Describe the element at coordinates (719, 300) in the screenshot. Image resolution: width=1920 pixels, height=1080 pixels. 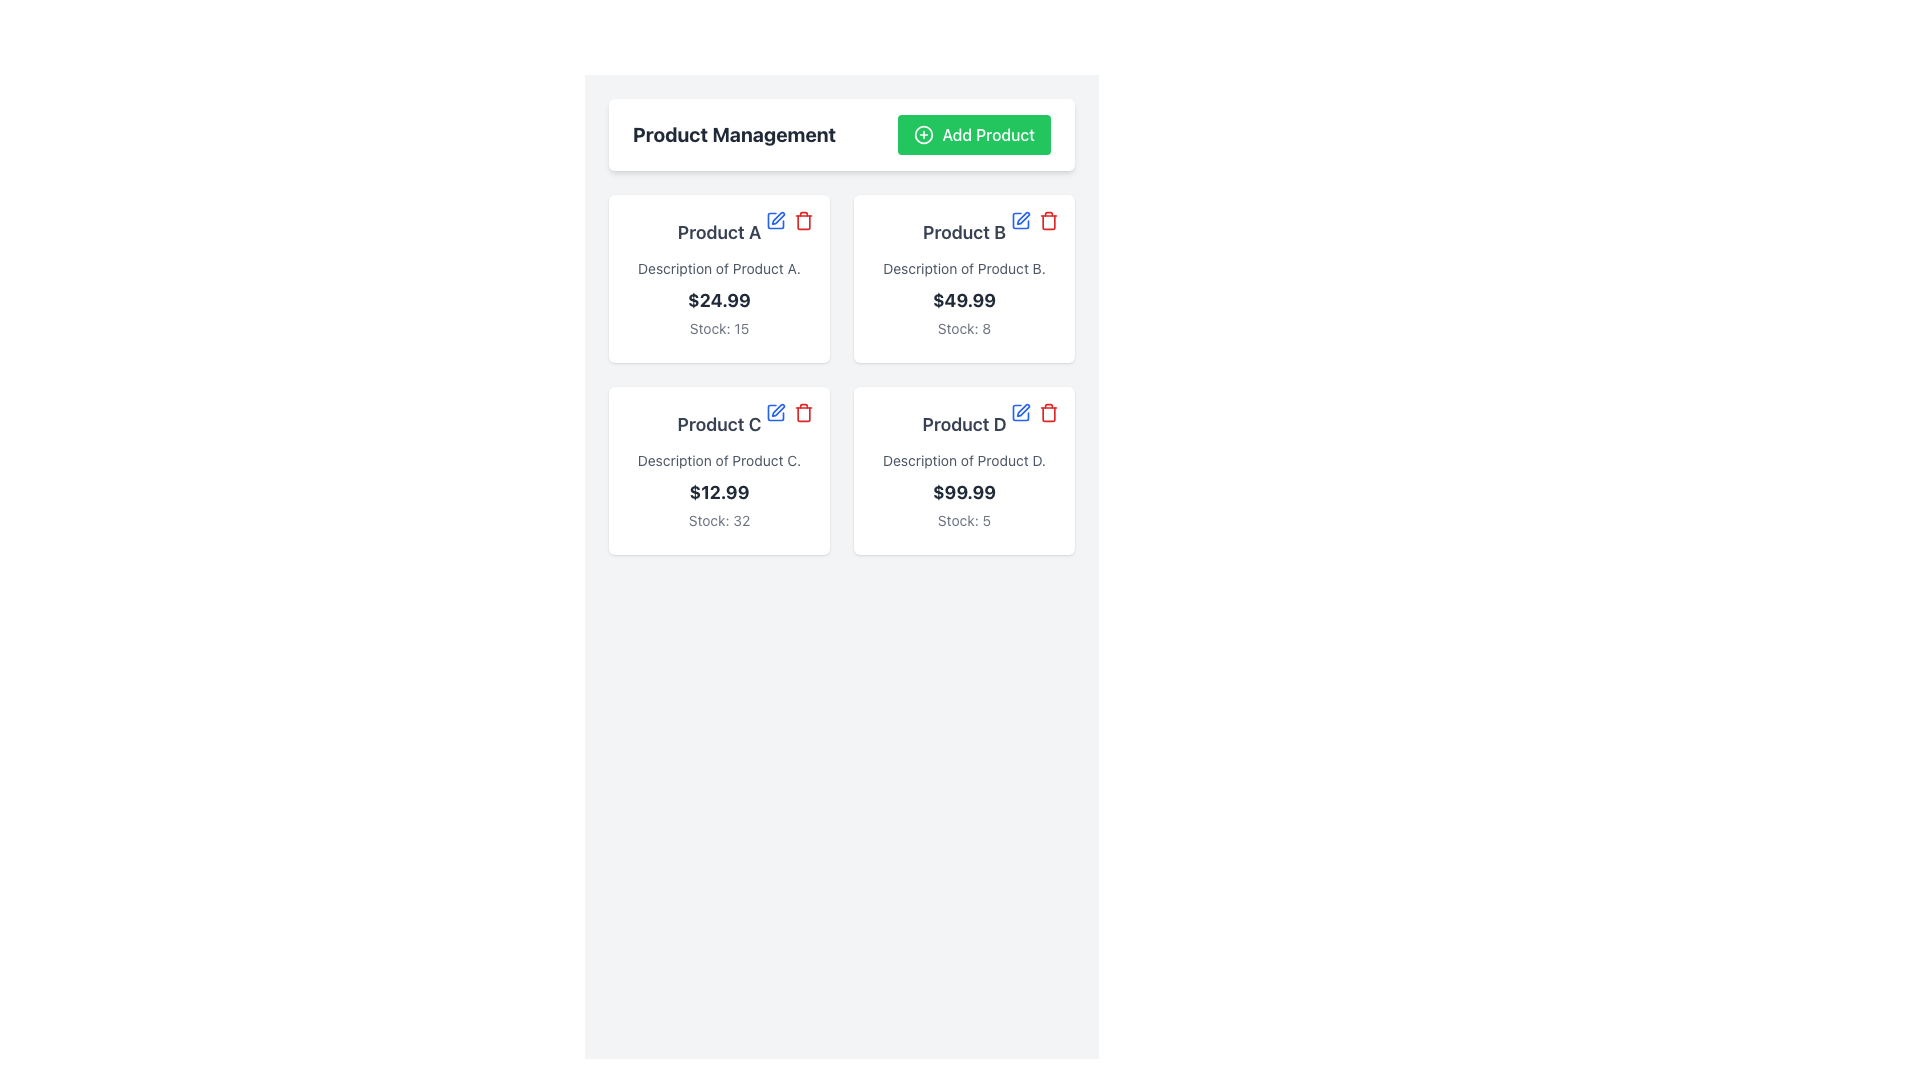
I see `price information displayed in the text label for 'Product A', which shows the cost of the item as '$24.99'` at that location.